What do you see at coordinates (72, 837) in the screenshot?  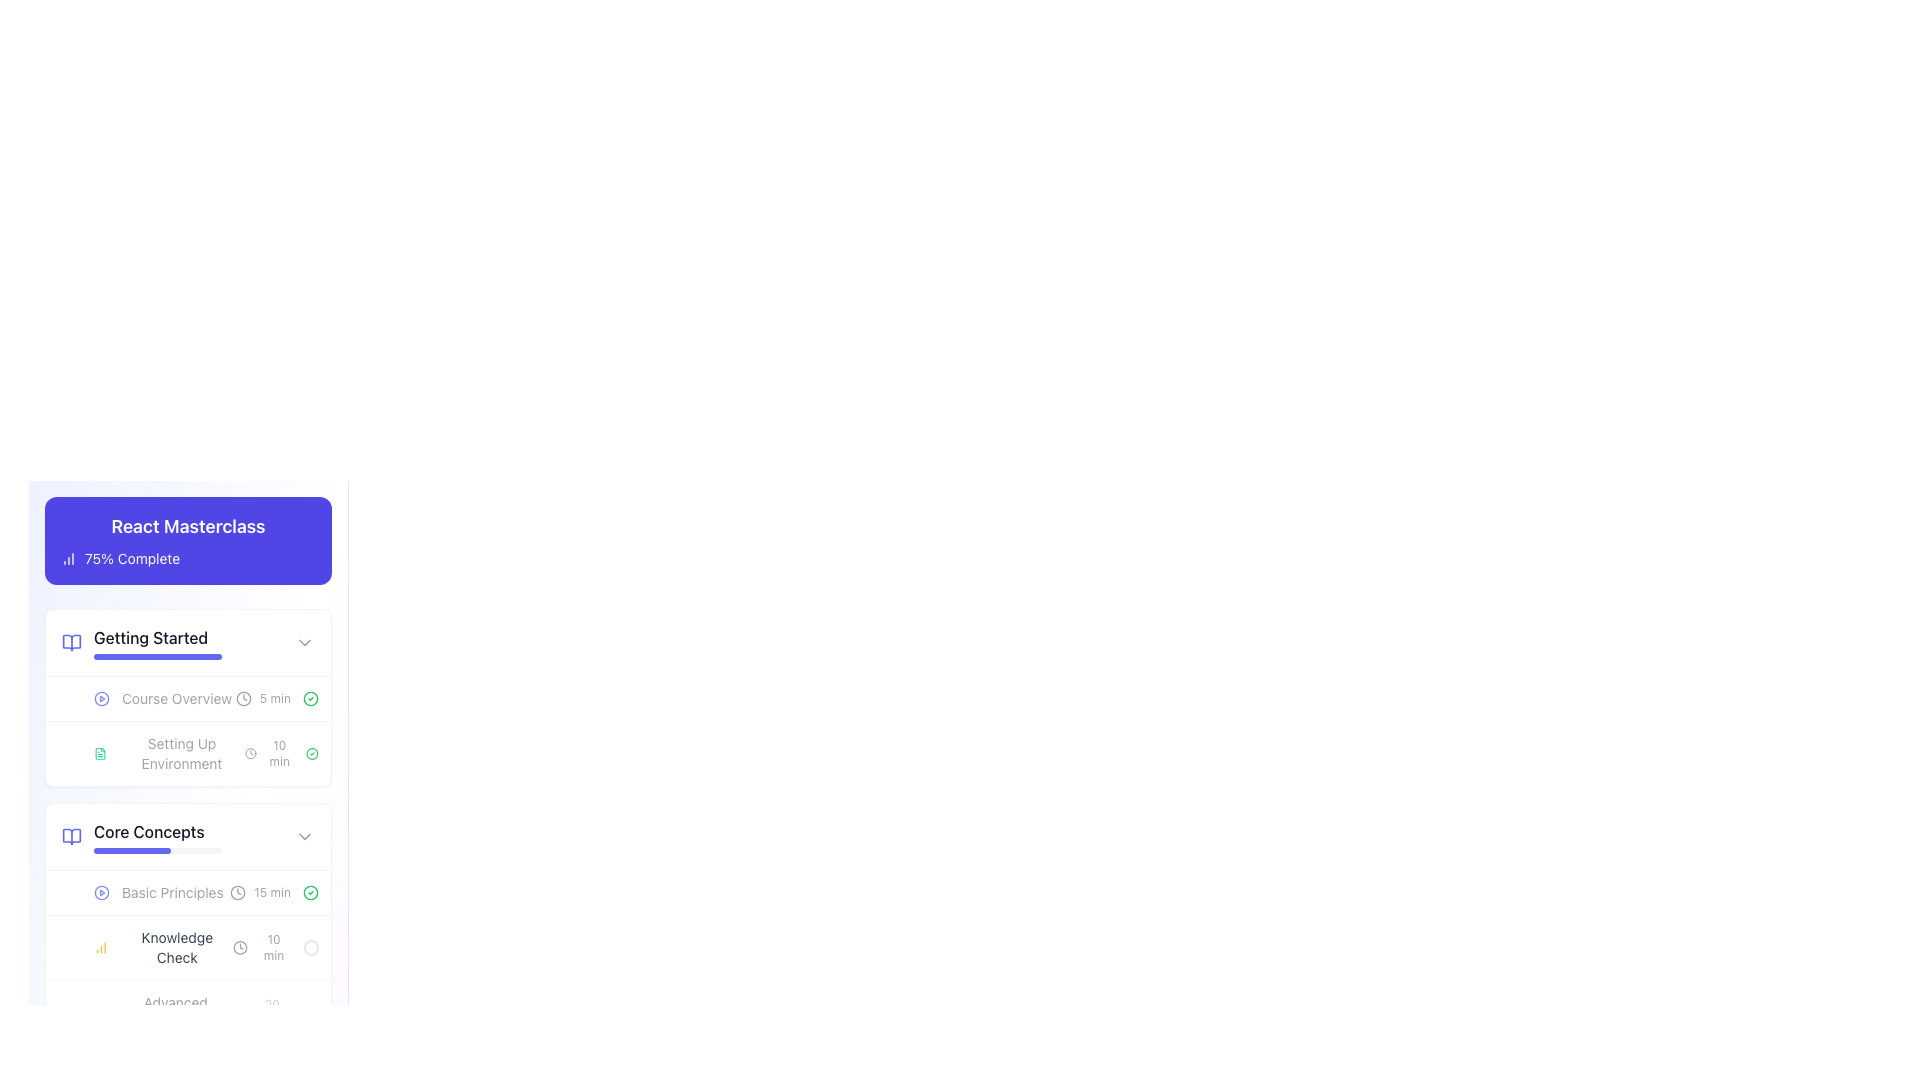 I see `the visual icon representing the 'Core Concepts' section, located to the left of the 'Core Concepts' text` at bounding box center [72, 837].